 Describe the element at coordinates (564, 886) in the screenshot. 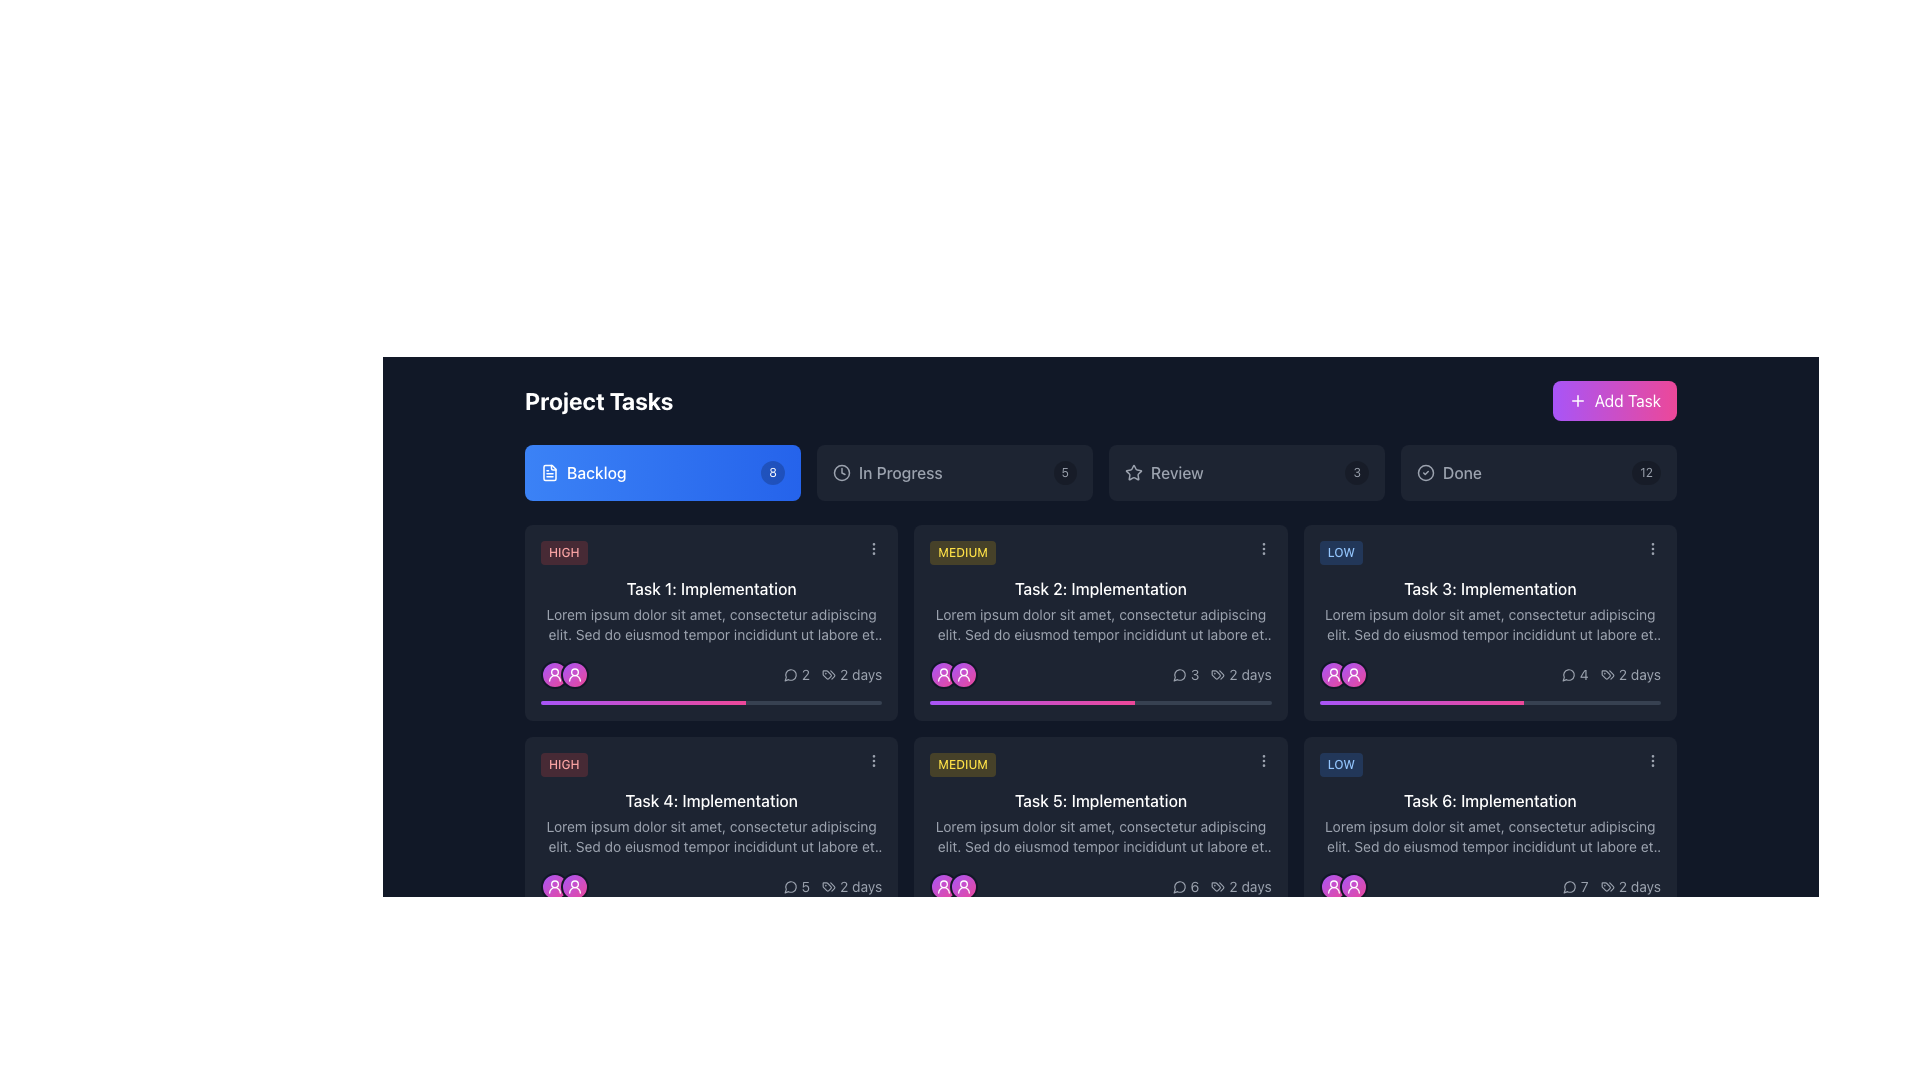

I see `the two graphical icons of user representations, designed as circular avatars, located in the bottom-left of the card titled 'Task 4: Implementation' in the 'Backlog' section` at that location.